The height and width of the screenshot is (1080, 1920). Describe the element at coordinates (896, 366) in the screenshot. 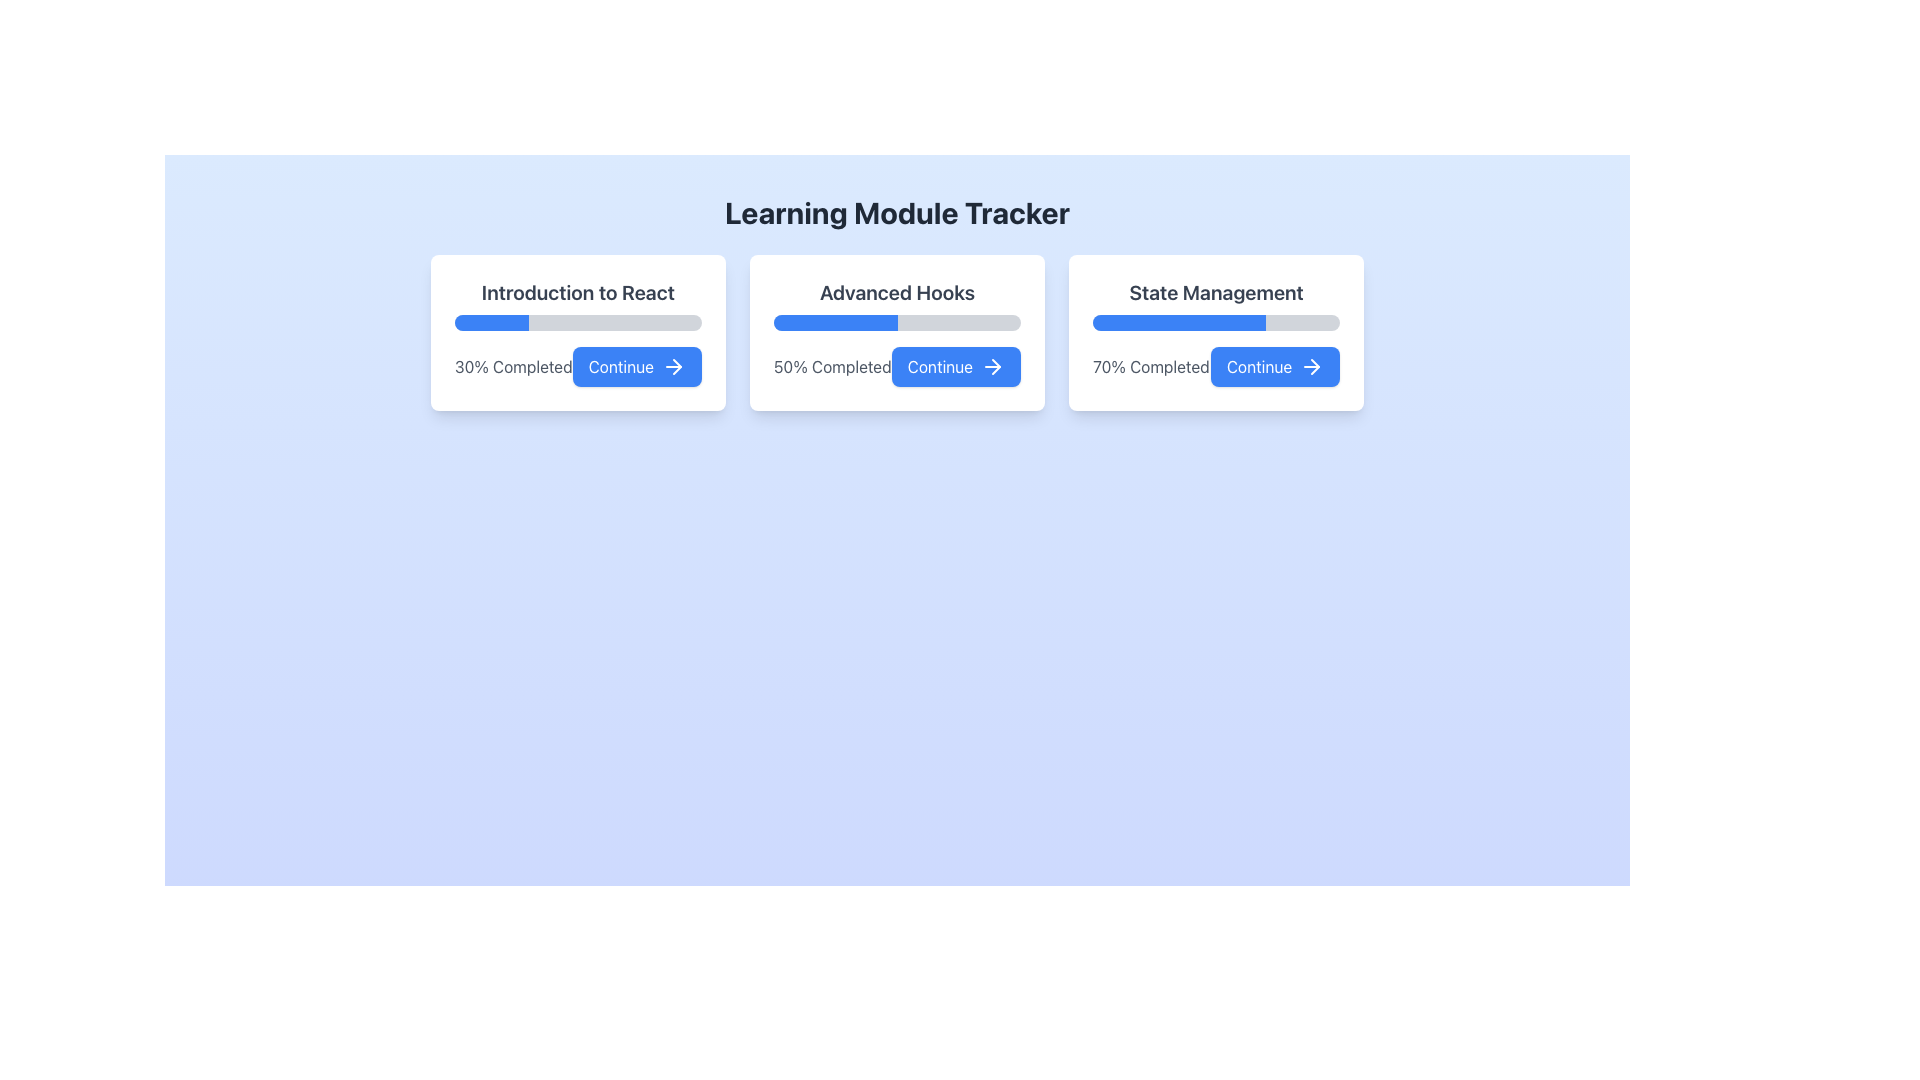

I see `the 'Continue' button in the '50% Completed' progress indicator of the 'Advanced Hooks' card in the Learning Module Tracker` at that location.